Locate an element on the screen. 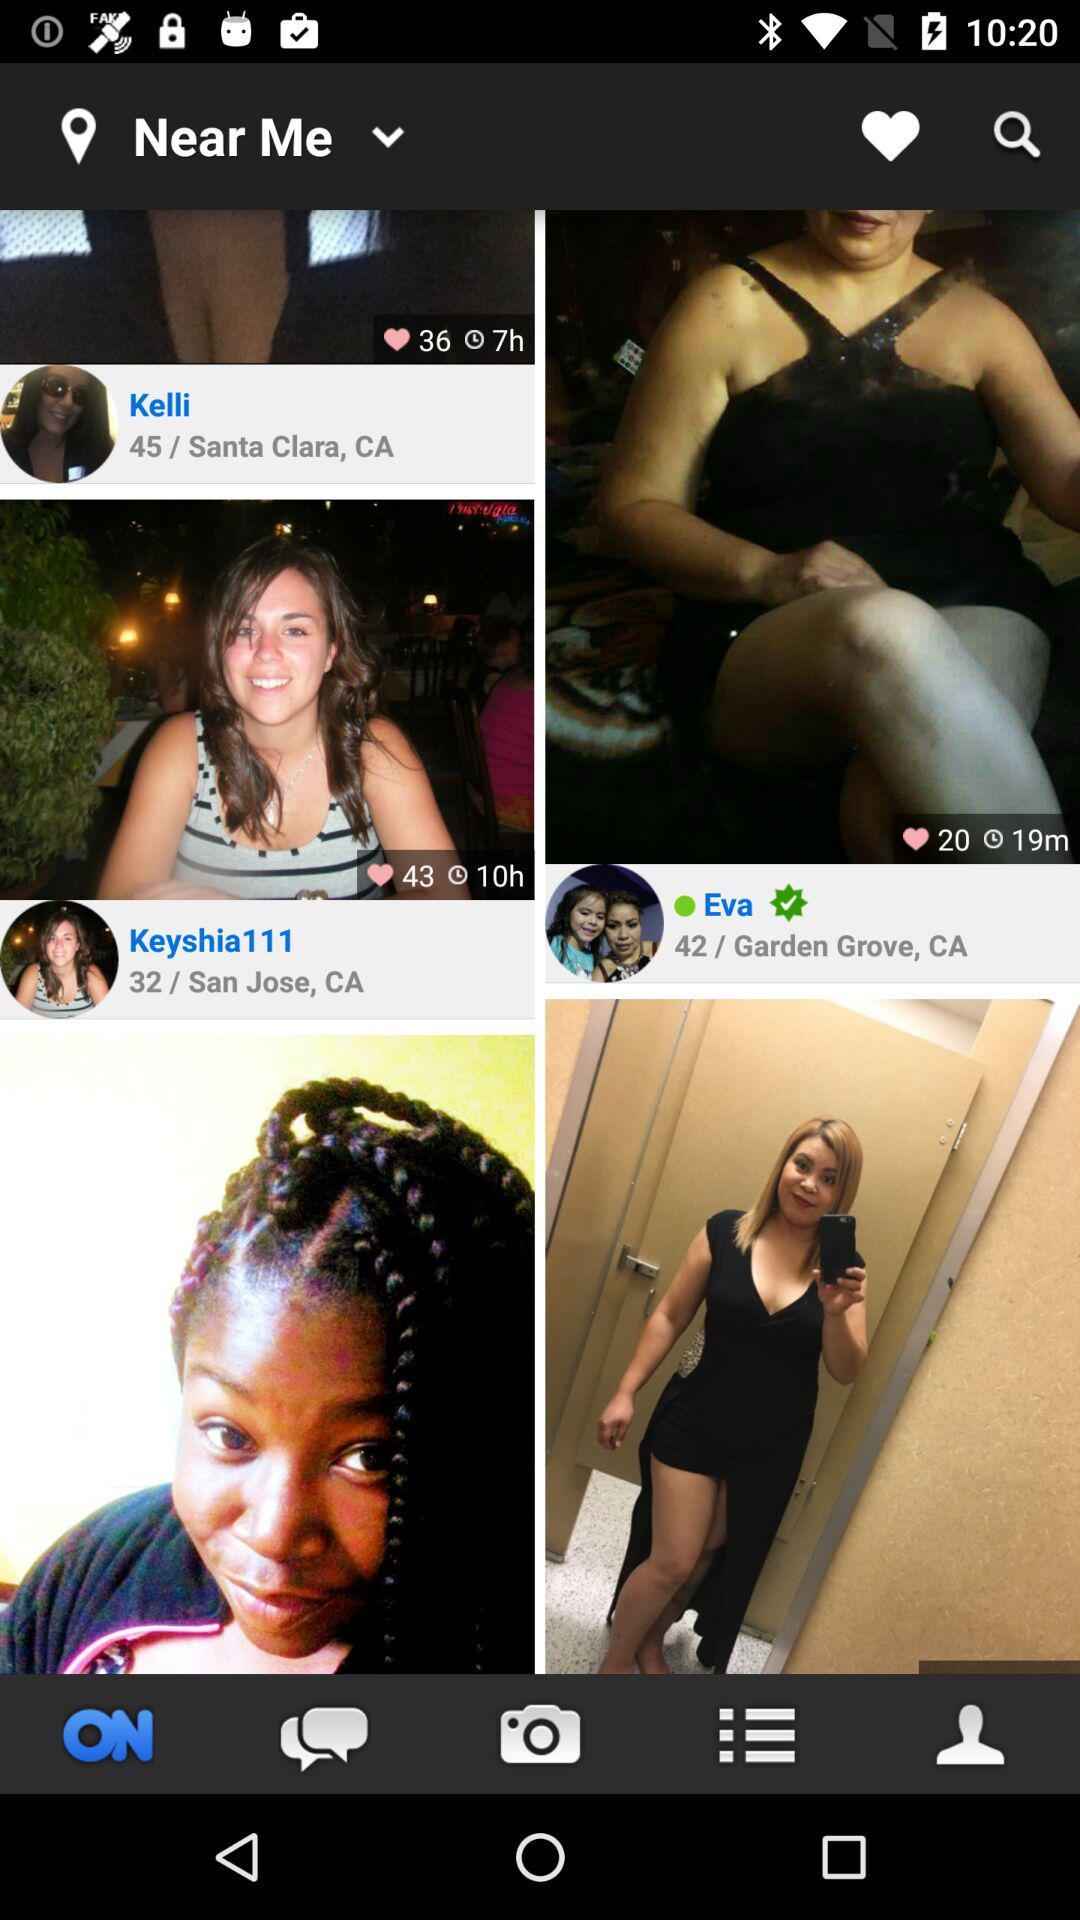 The image size is (1080, 1920). open photo is located at coordinates (266, 286).